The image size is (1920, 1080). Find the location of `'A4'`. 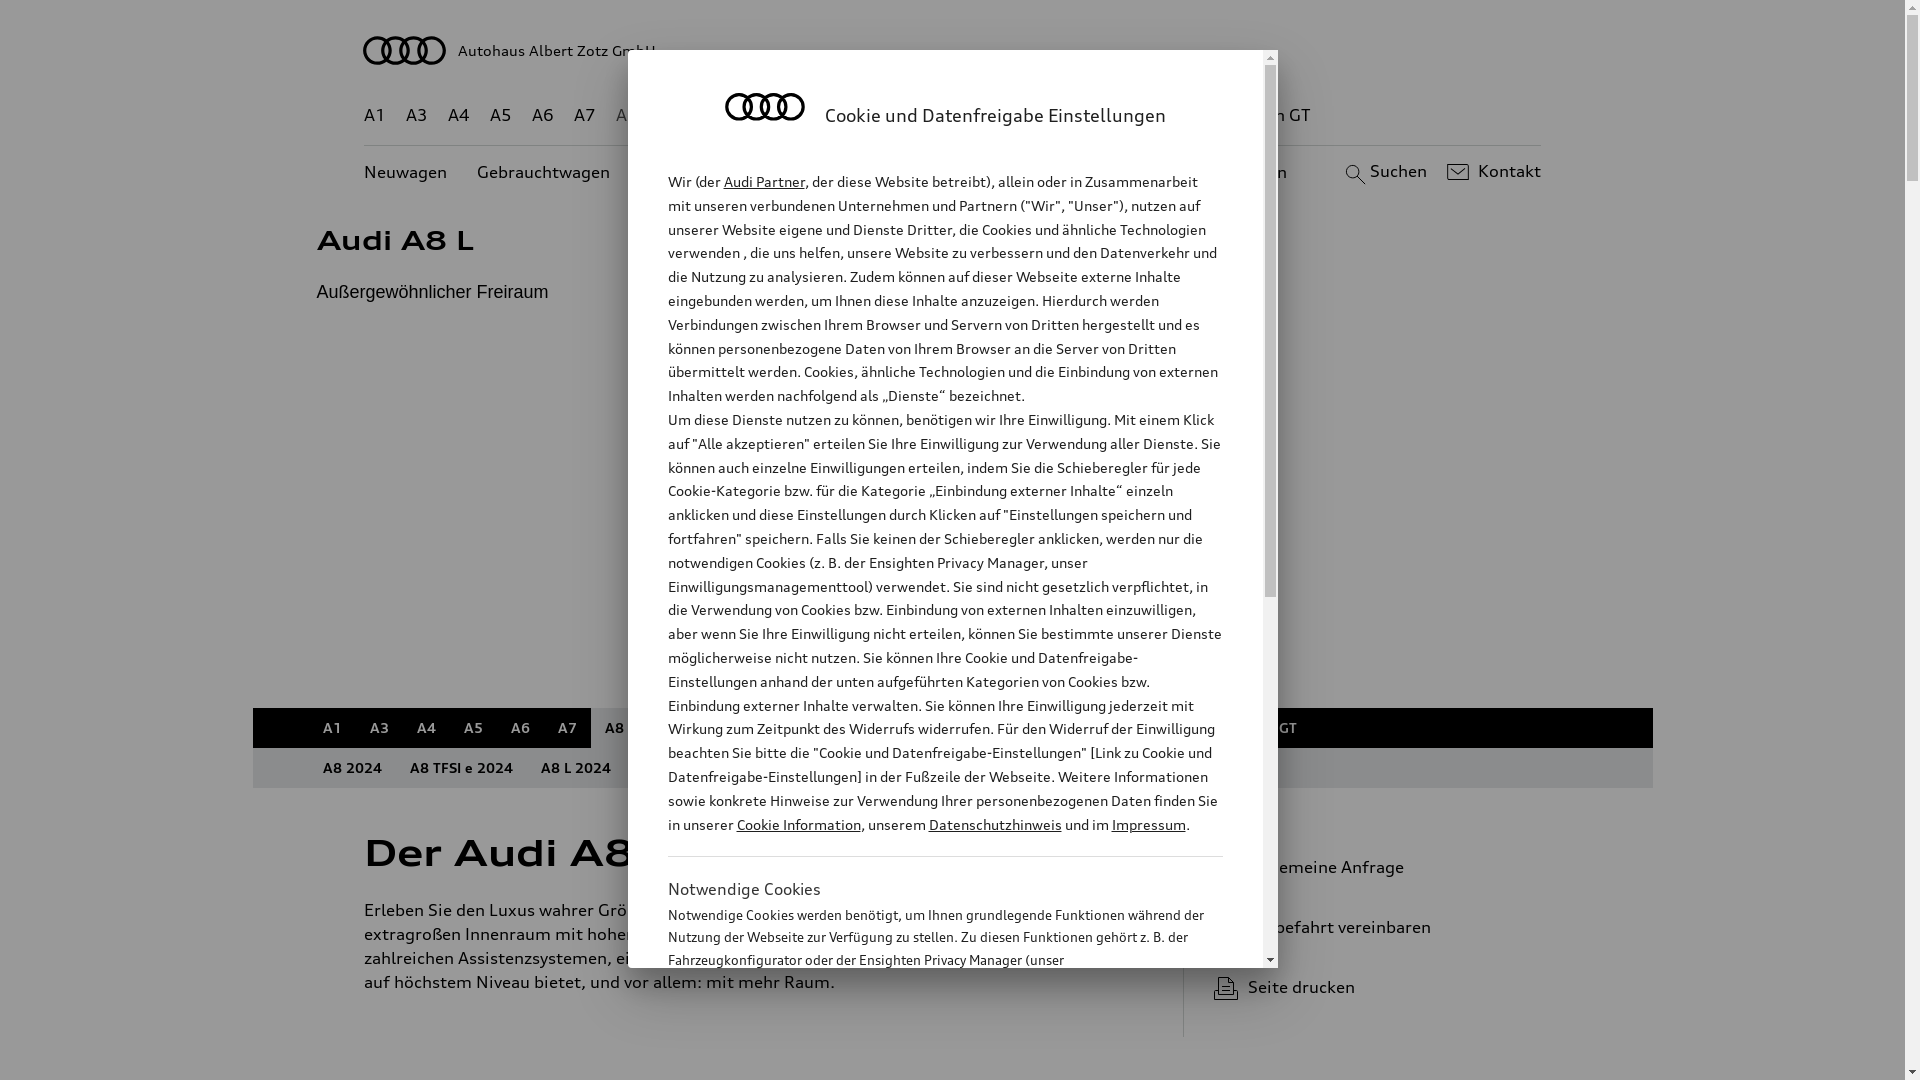

'A4' is located at coordinates (424, 728).